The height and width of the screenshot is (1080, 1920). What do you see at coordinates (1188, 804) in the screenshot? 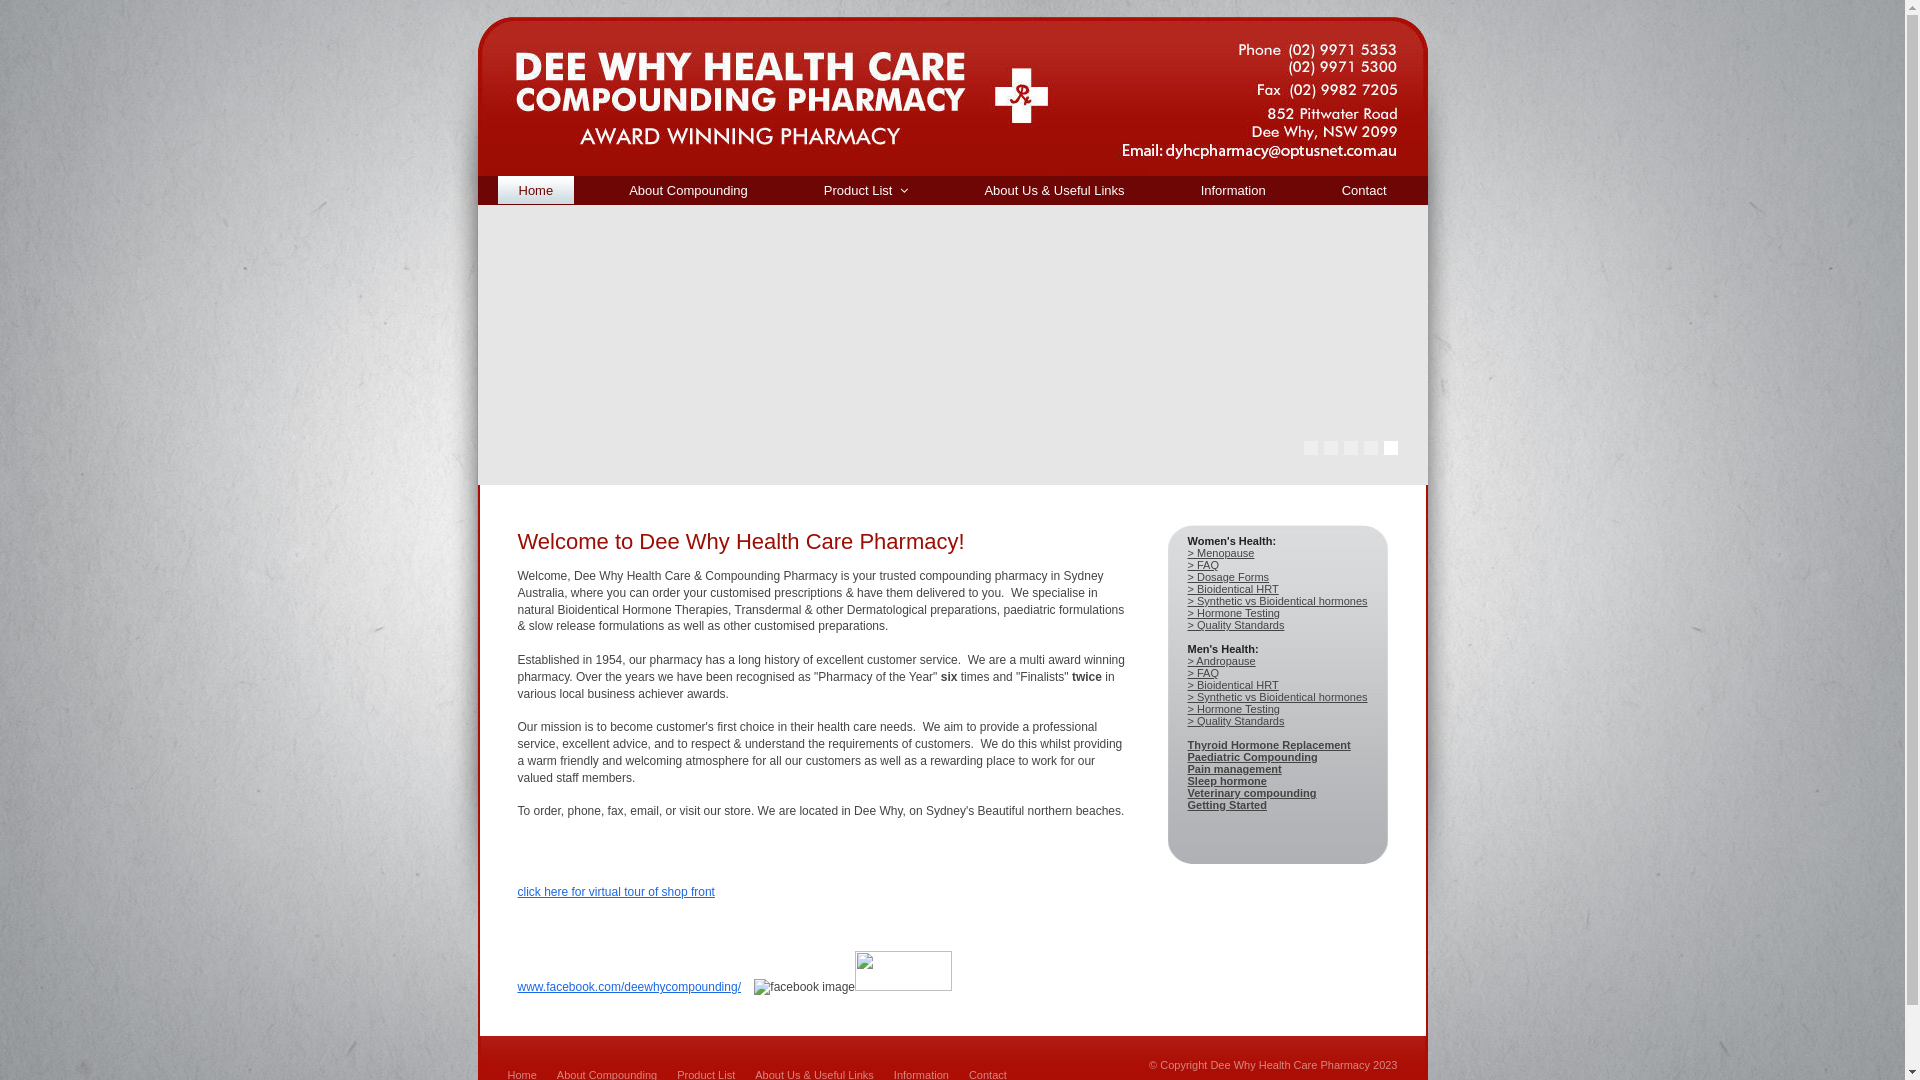
I see `'Getting Started'` at bounding box center [1188, 804].